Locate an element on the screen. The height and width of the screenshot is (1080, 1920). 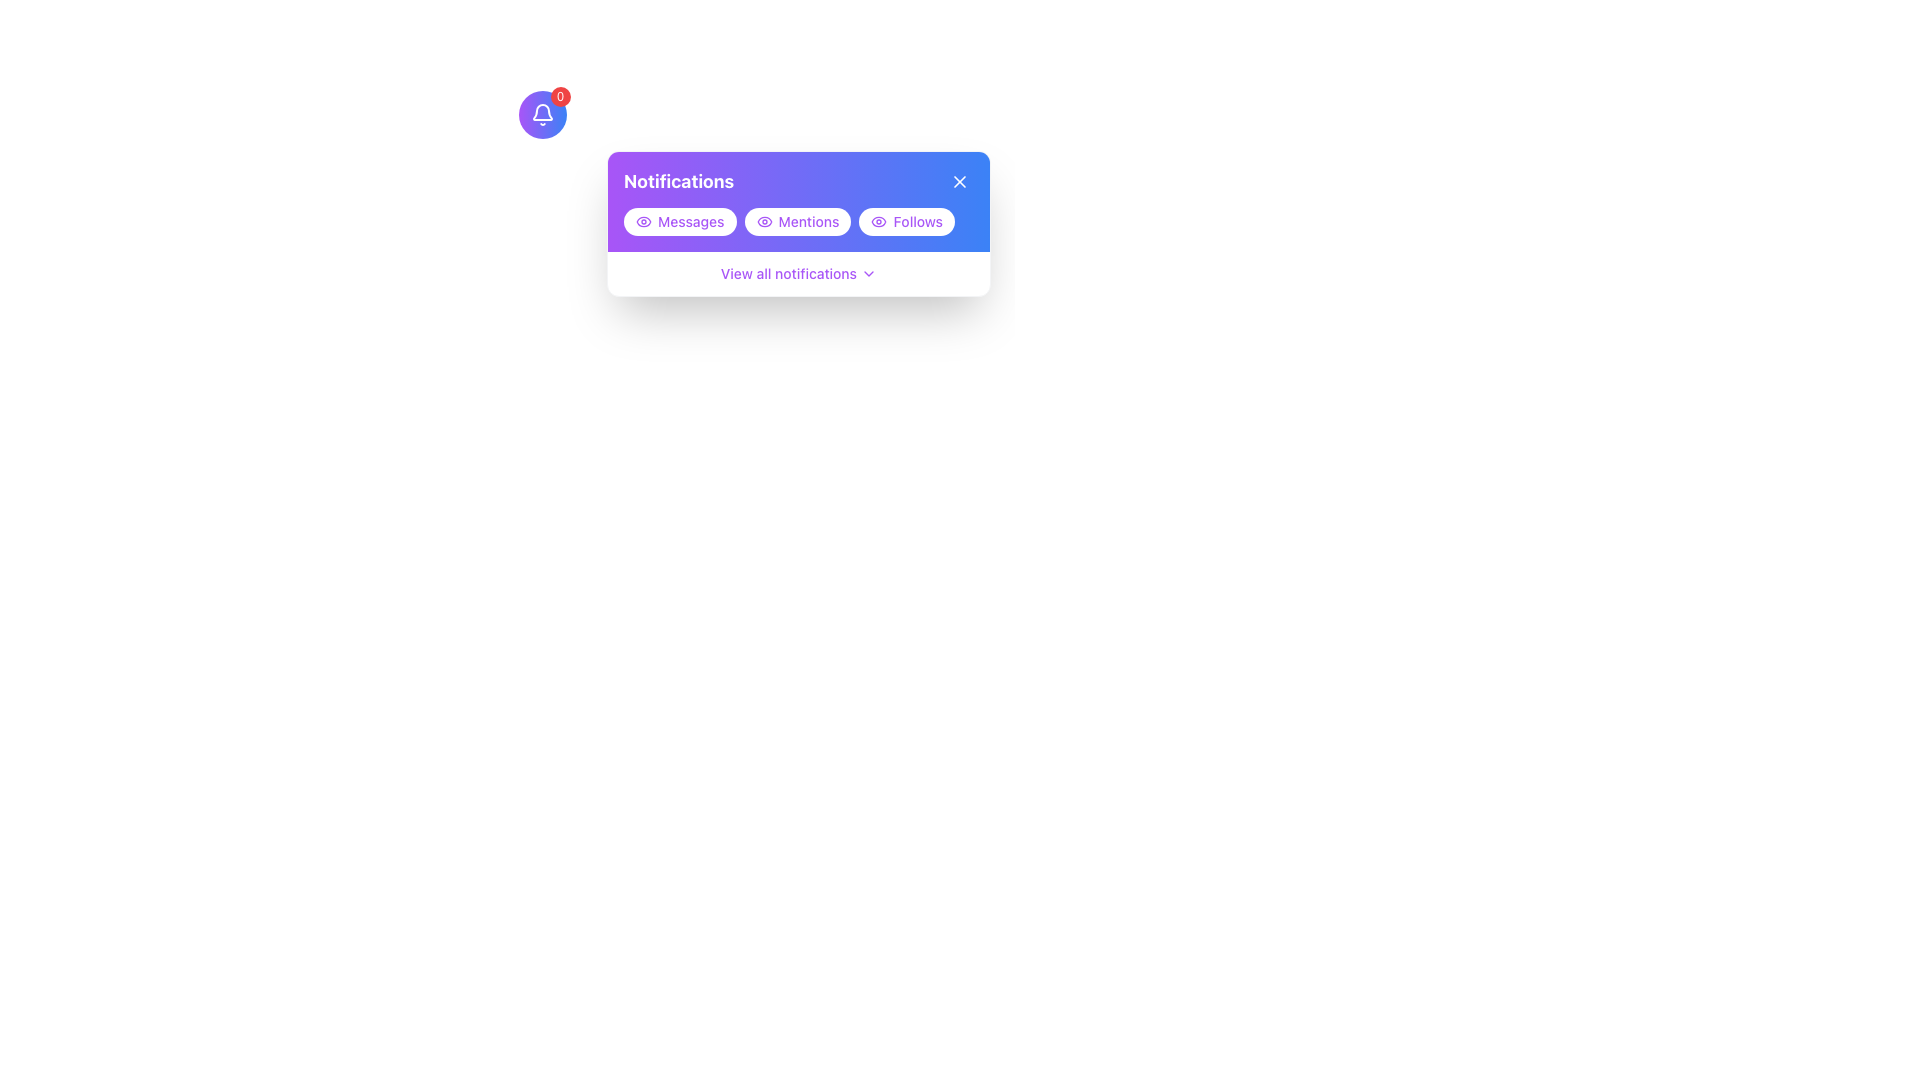
information within the 'Notifications' section, which is a rectangular area with a gradient background containing the title 'Notifications' and three buttons labeled 'Messages', 'Mentions', and 'Follows' is located at coordinates (797, 201).